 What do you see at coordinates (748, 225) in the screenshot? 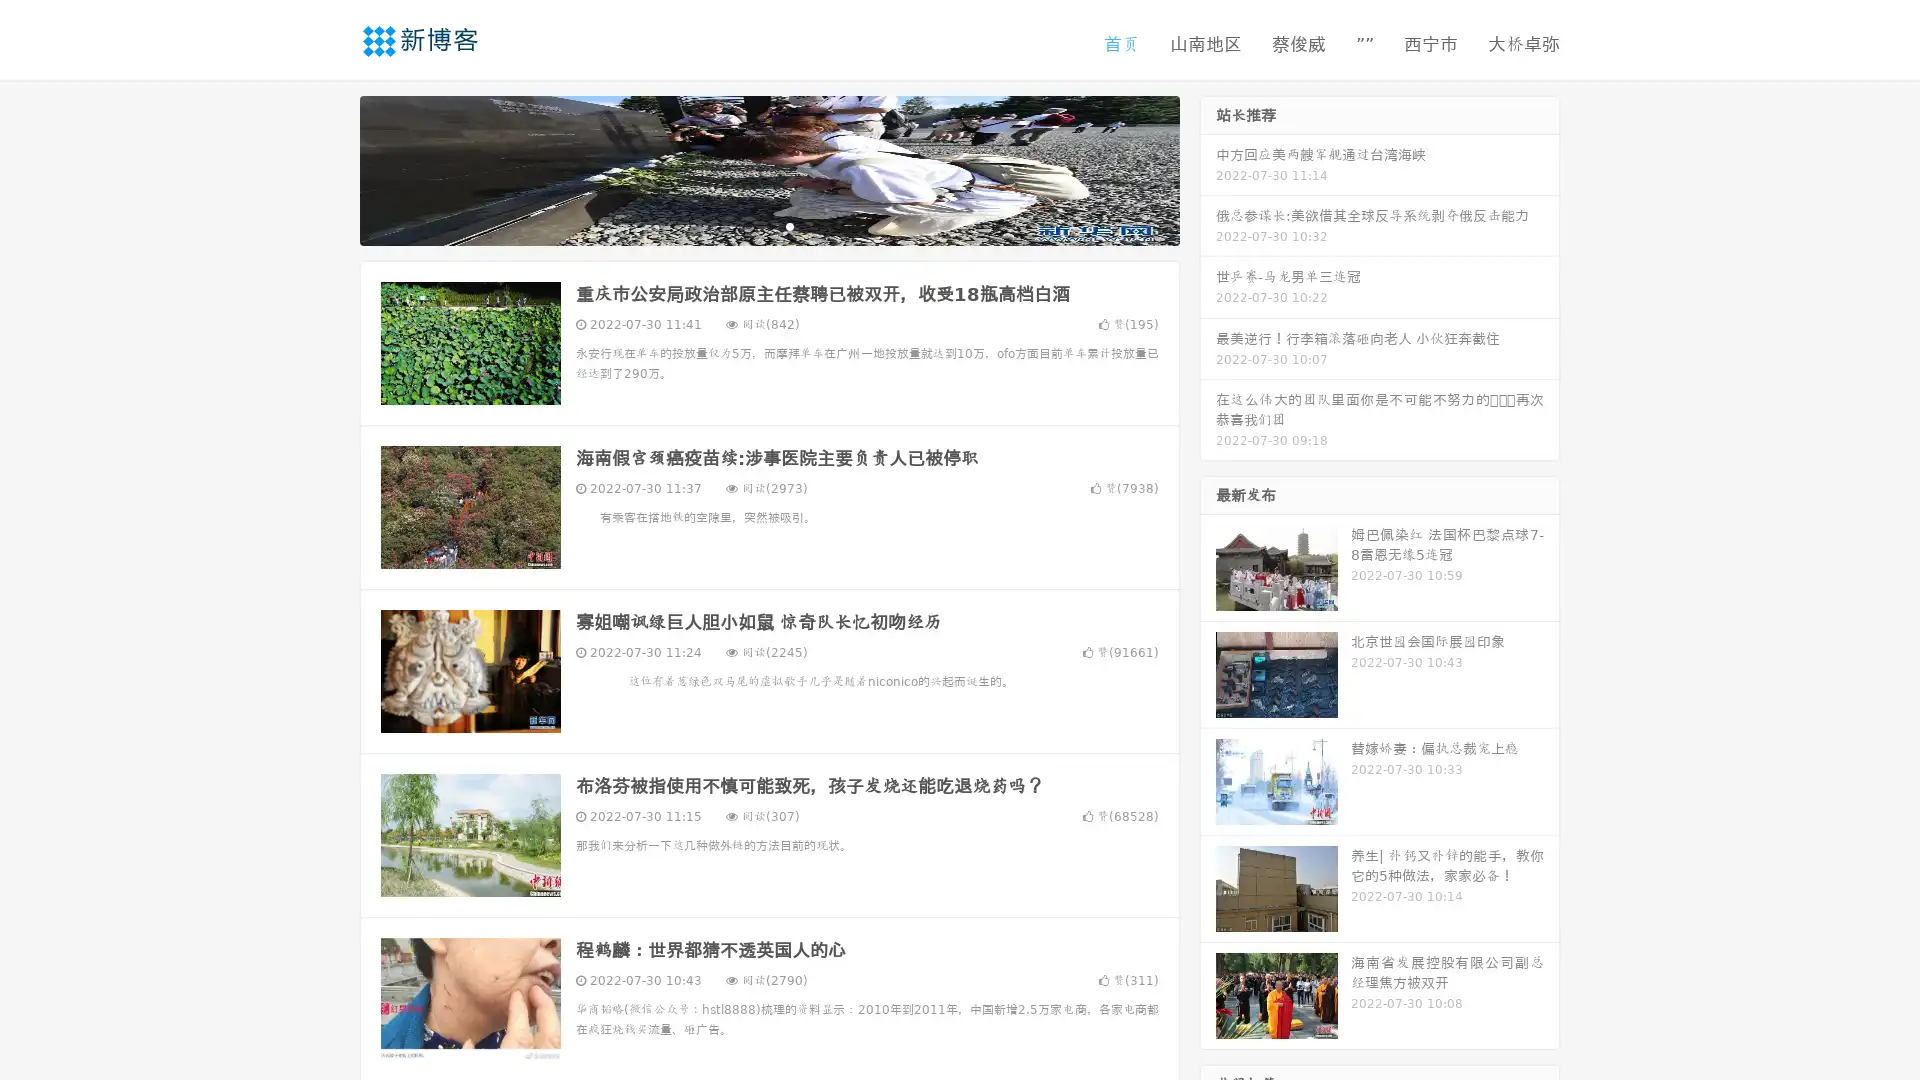
I see `Go to slide 1` at bounding box center [748, 225].